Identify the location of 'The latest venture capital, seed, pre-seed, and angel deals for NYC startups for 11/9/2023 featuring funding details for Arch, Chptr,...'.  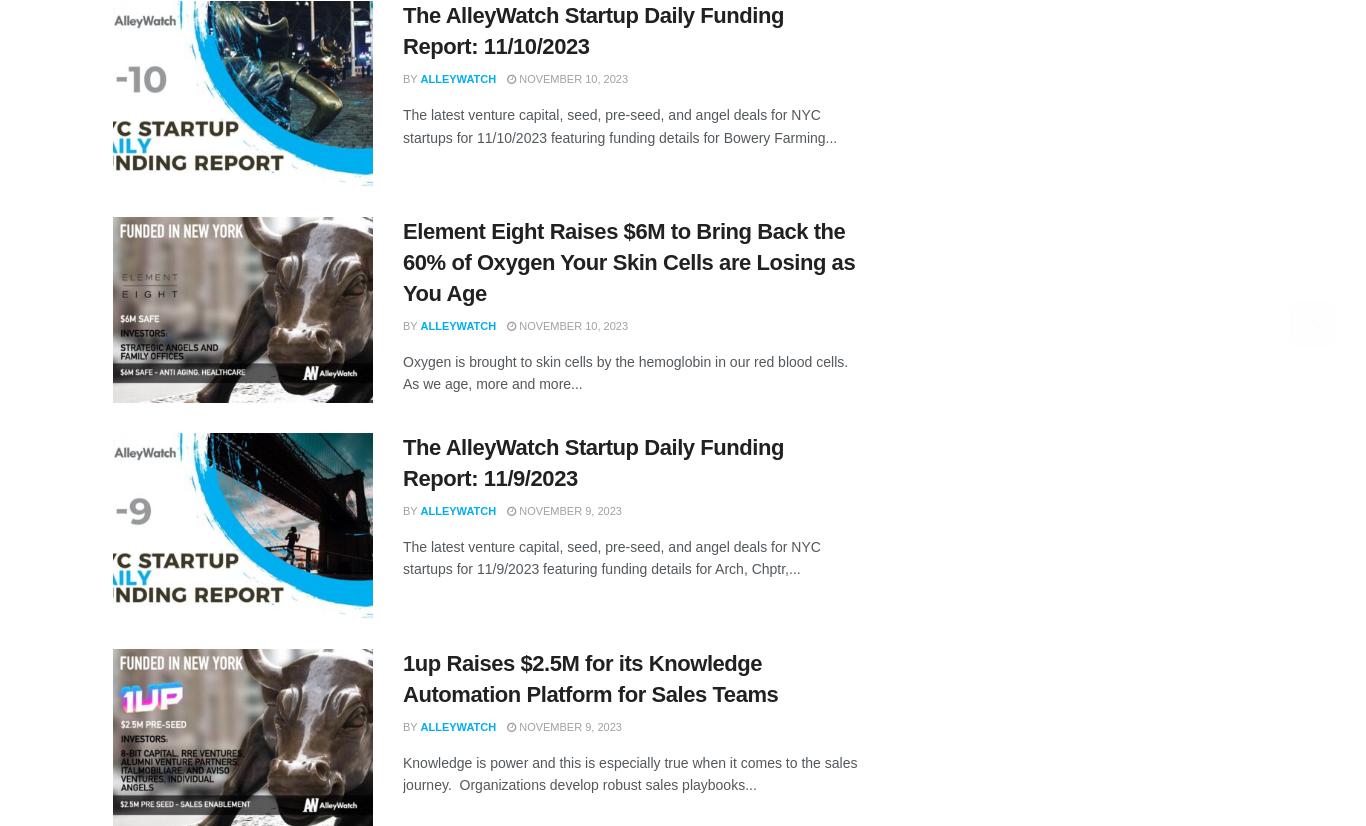
(401, 557).